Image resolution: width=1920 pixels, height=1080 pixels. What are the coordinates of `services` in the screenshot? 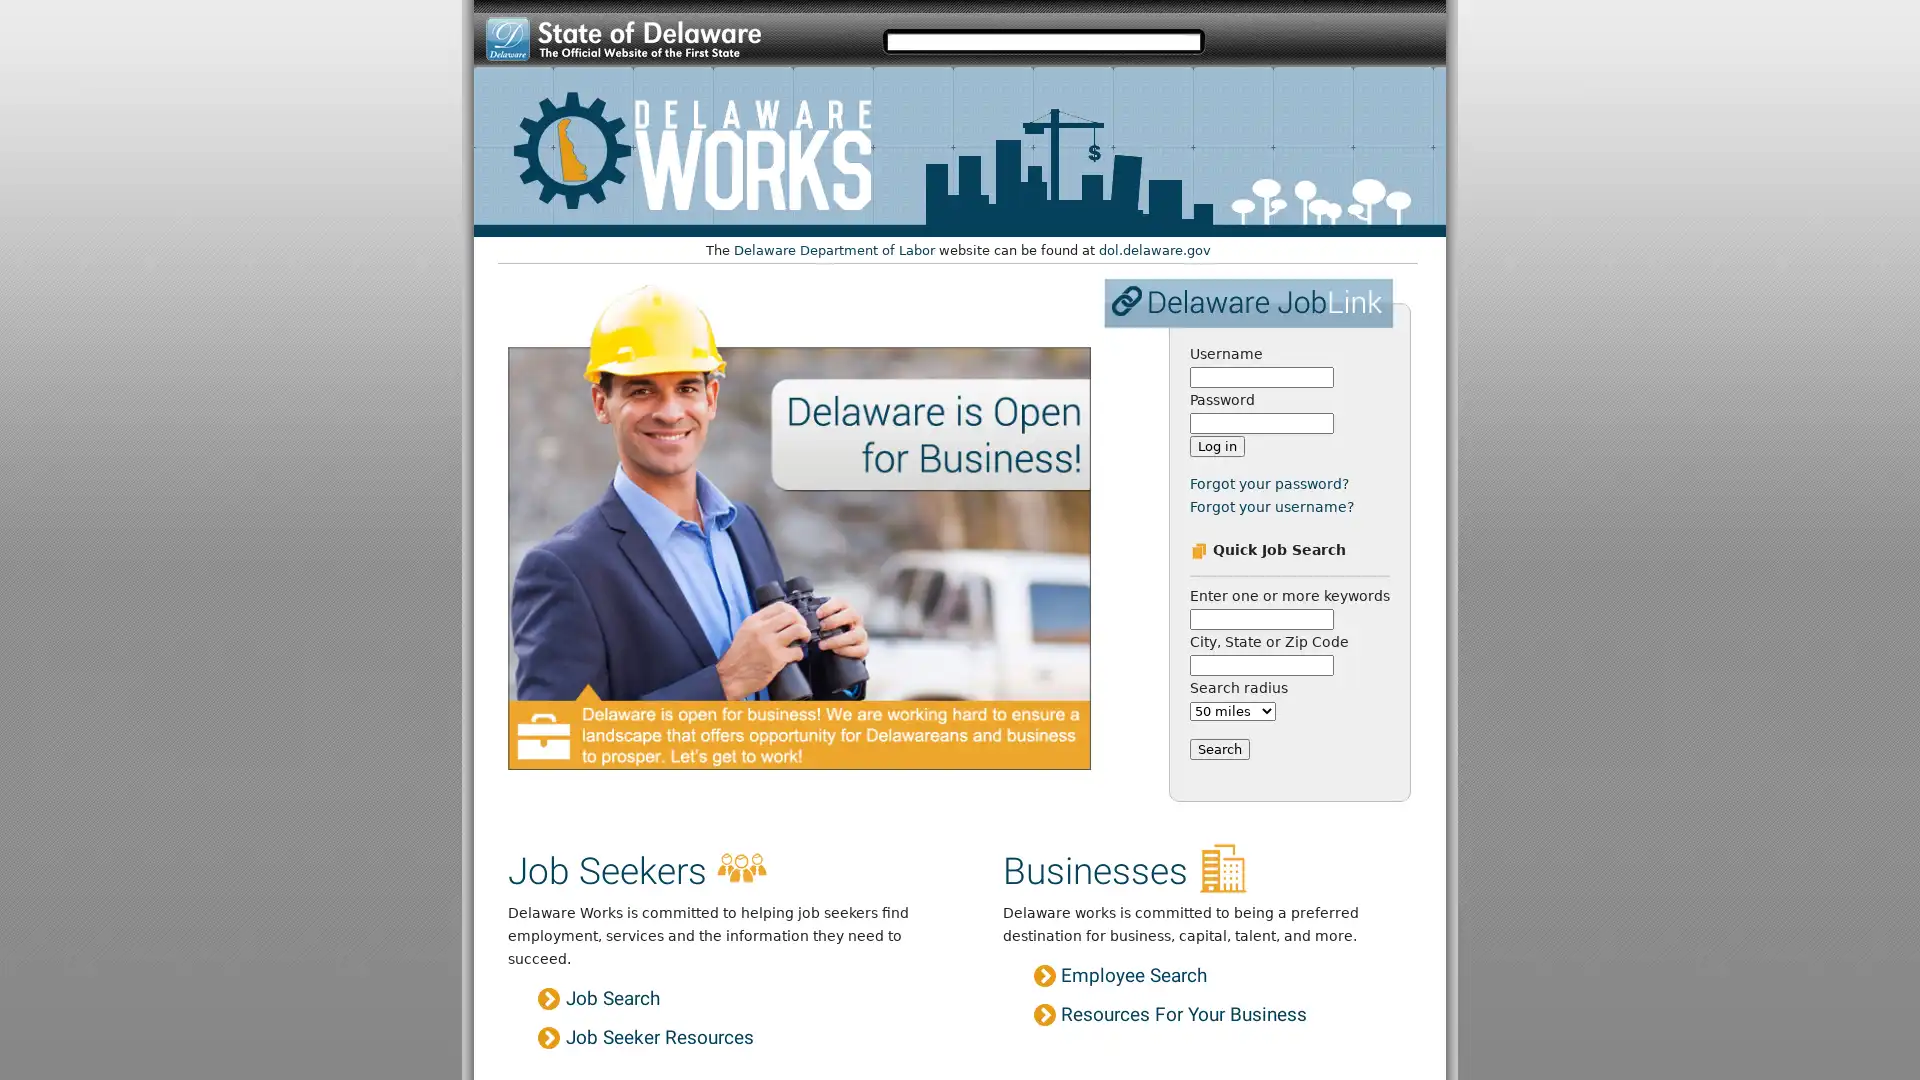 It's located at (1402, 39).